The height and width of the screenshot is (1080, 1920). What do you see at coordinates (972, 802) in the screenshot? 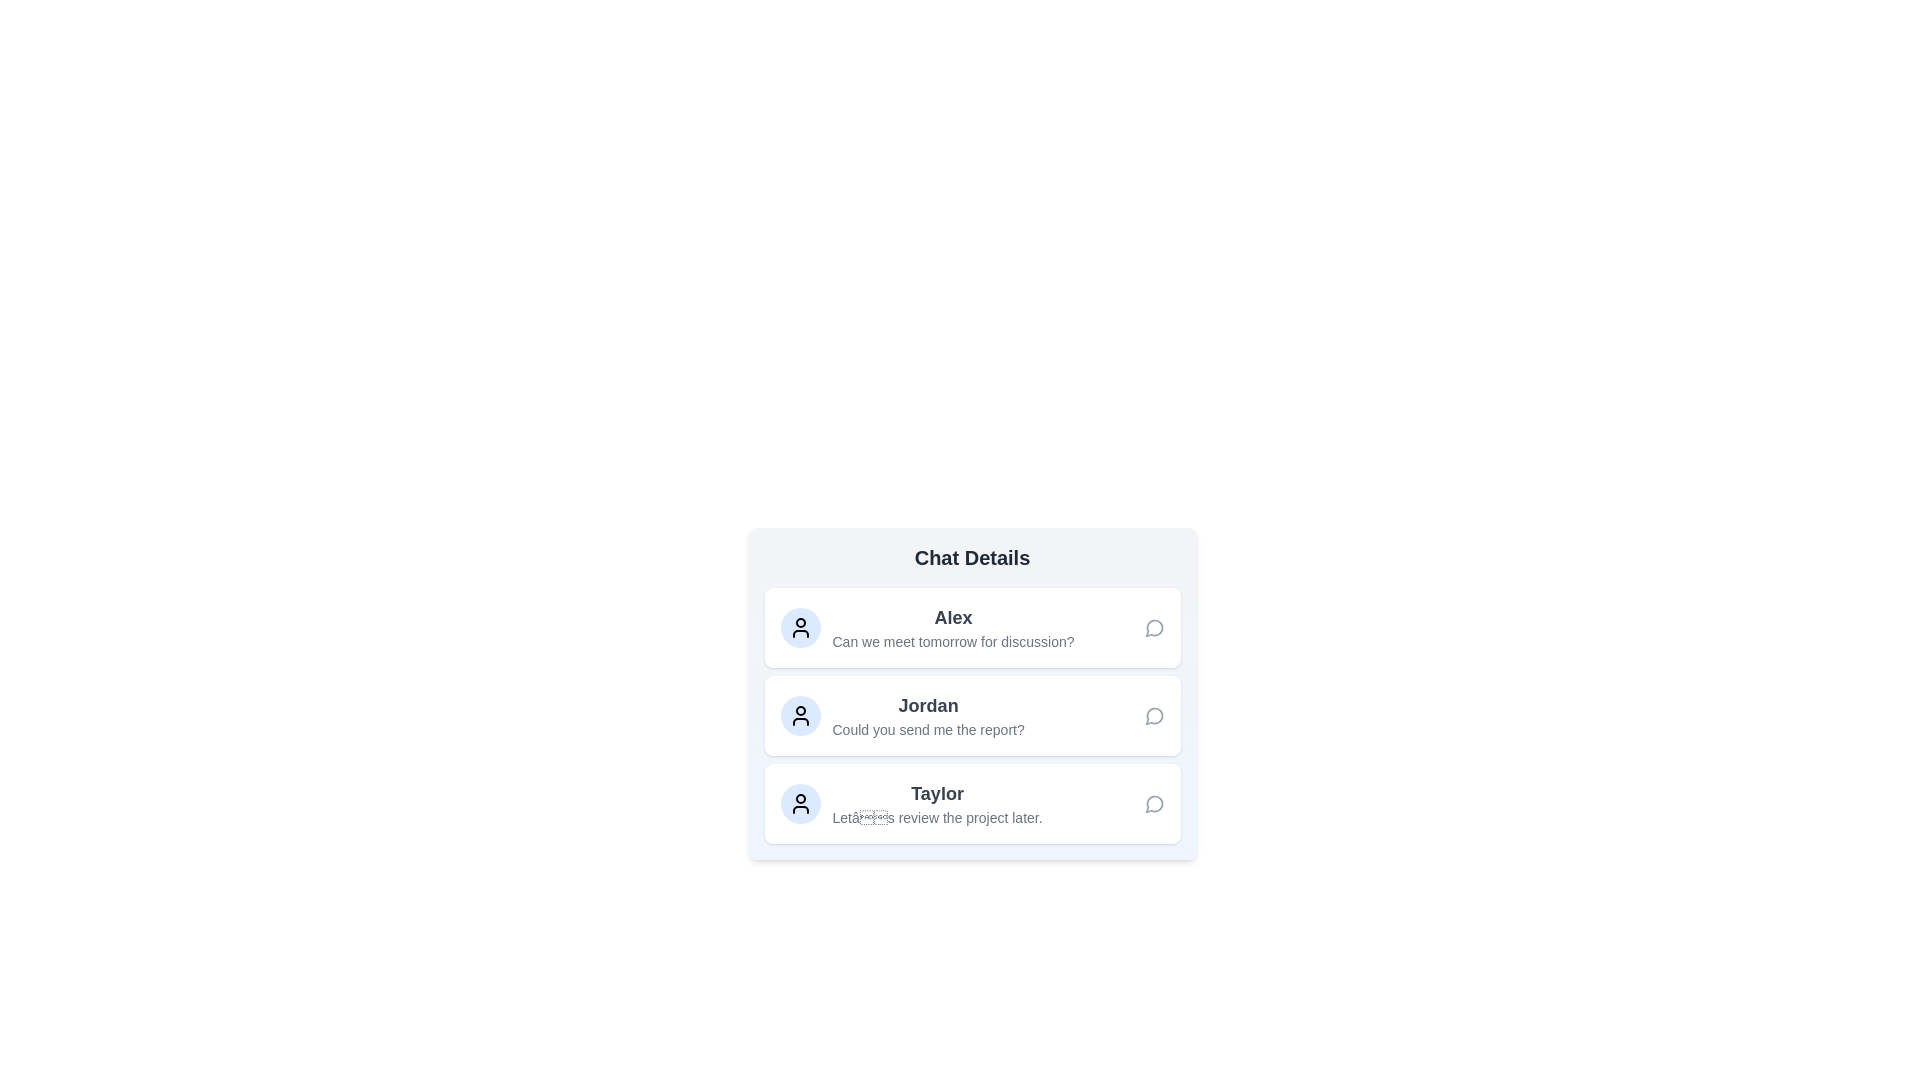
I see `the chat item corresponding to Taylor` at bounding box center [972, 802].